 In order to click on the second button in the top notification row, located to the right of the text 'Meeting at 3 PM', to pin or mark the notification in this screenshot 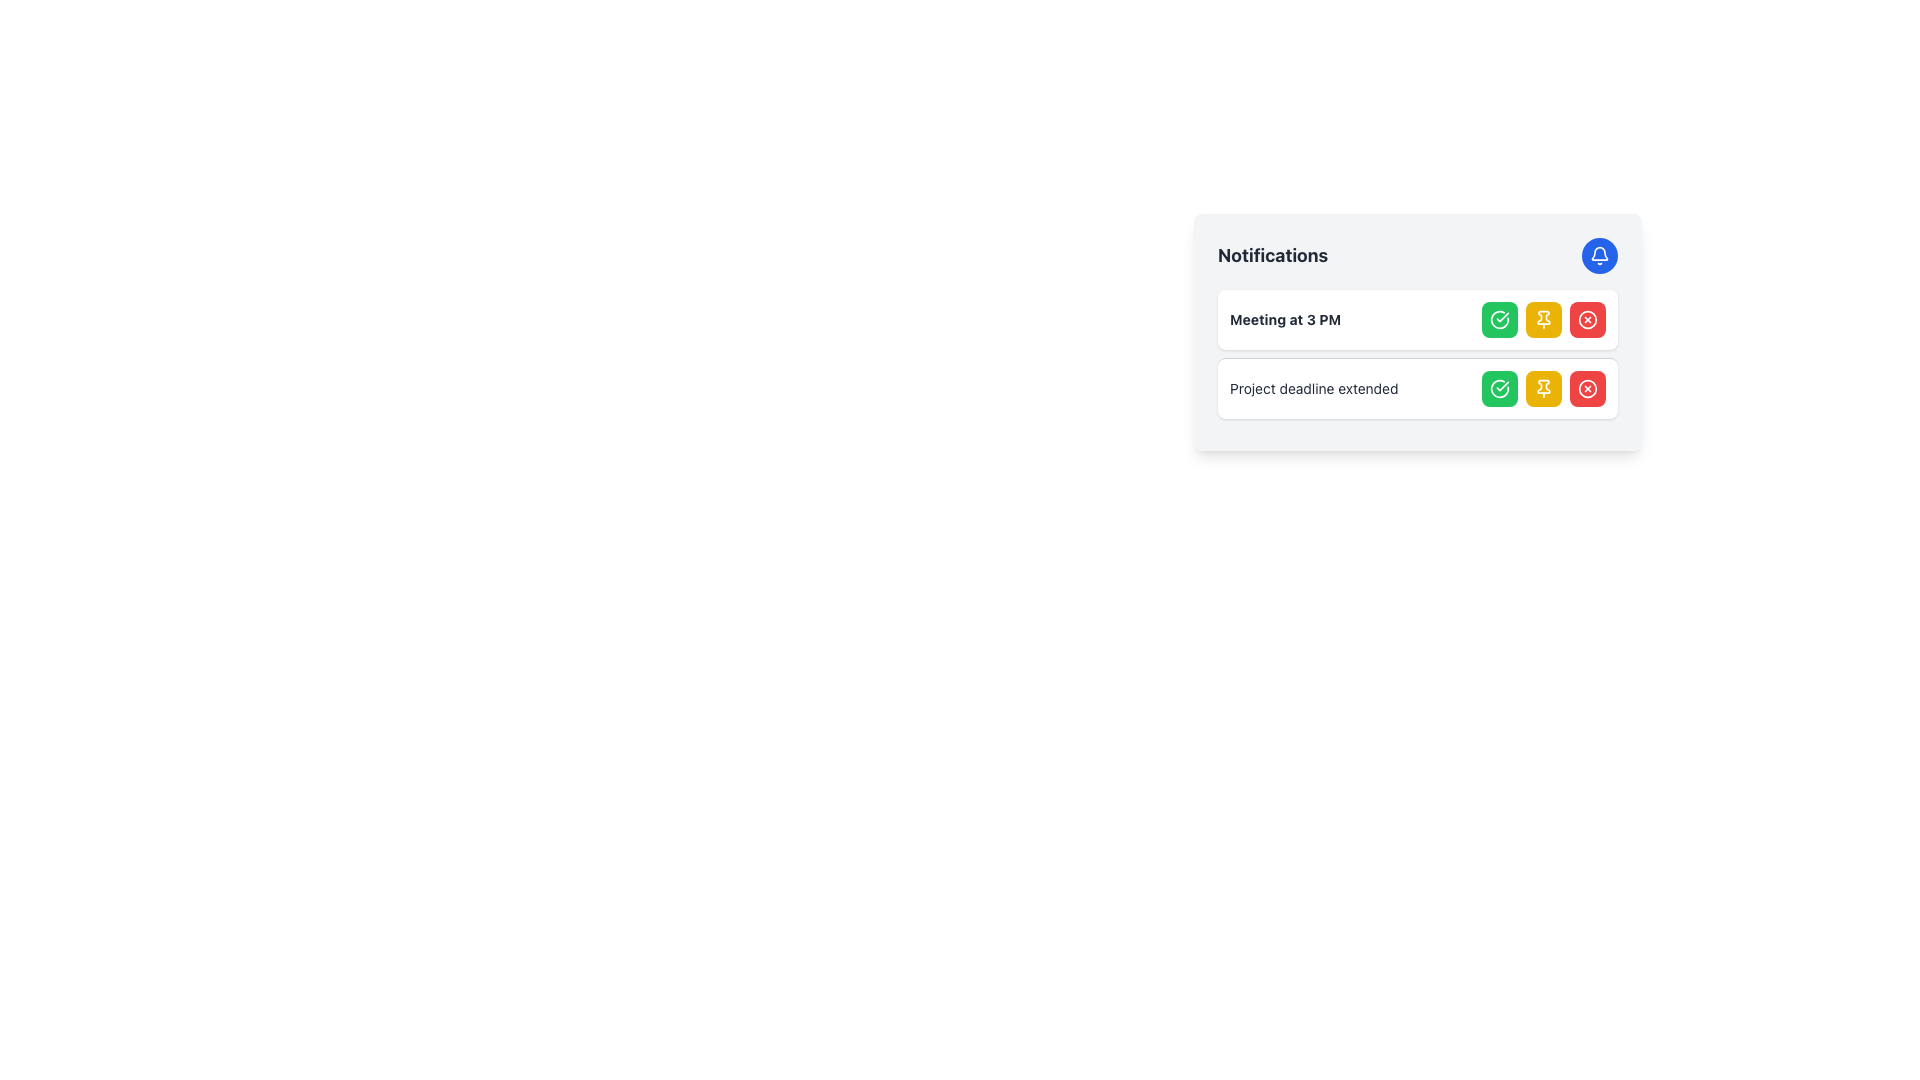, I will do `click(1543, 319)`.